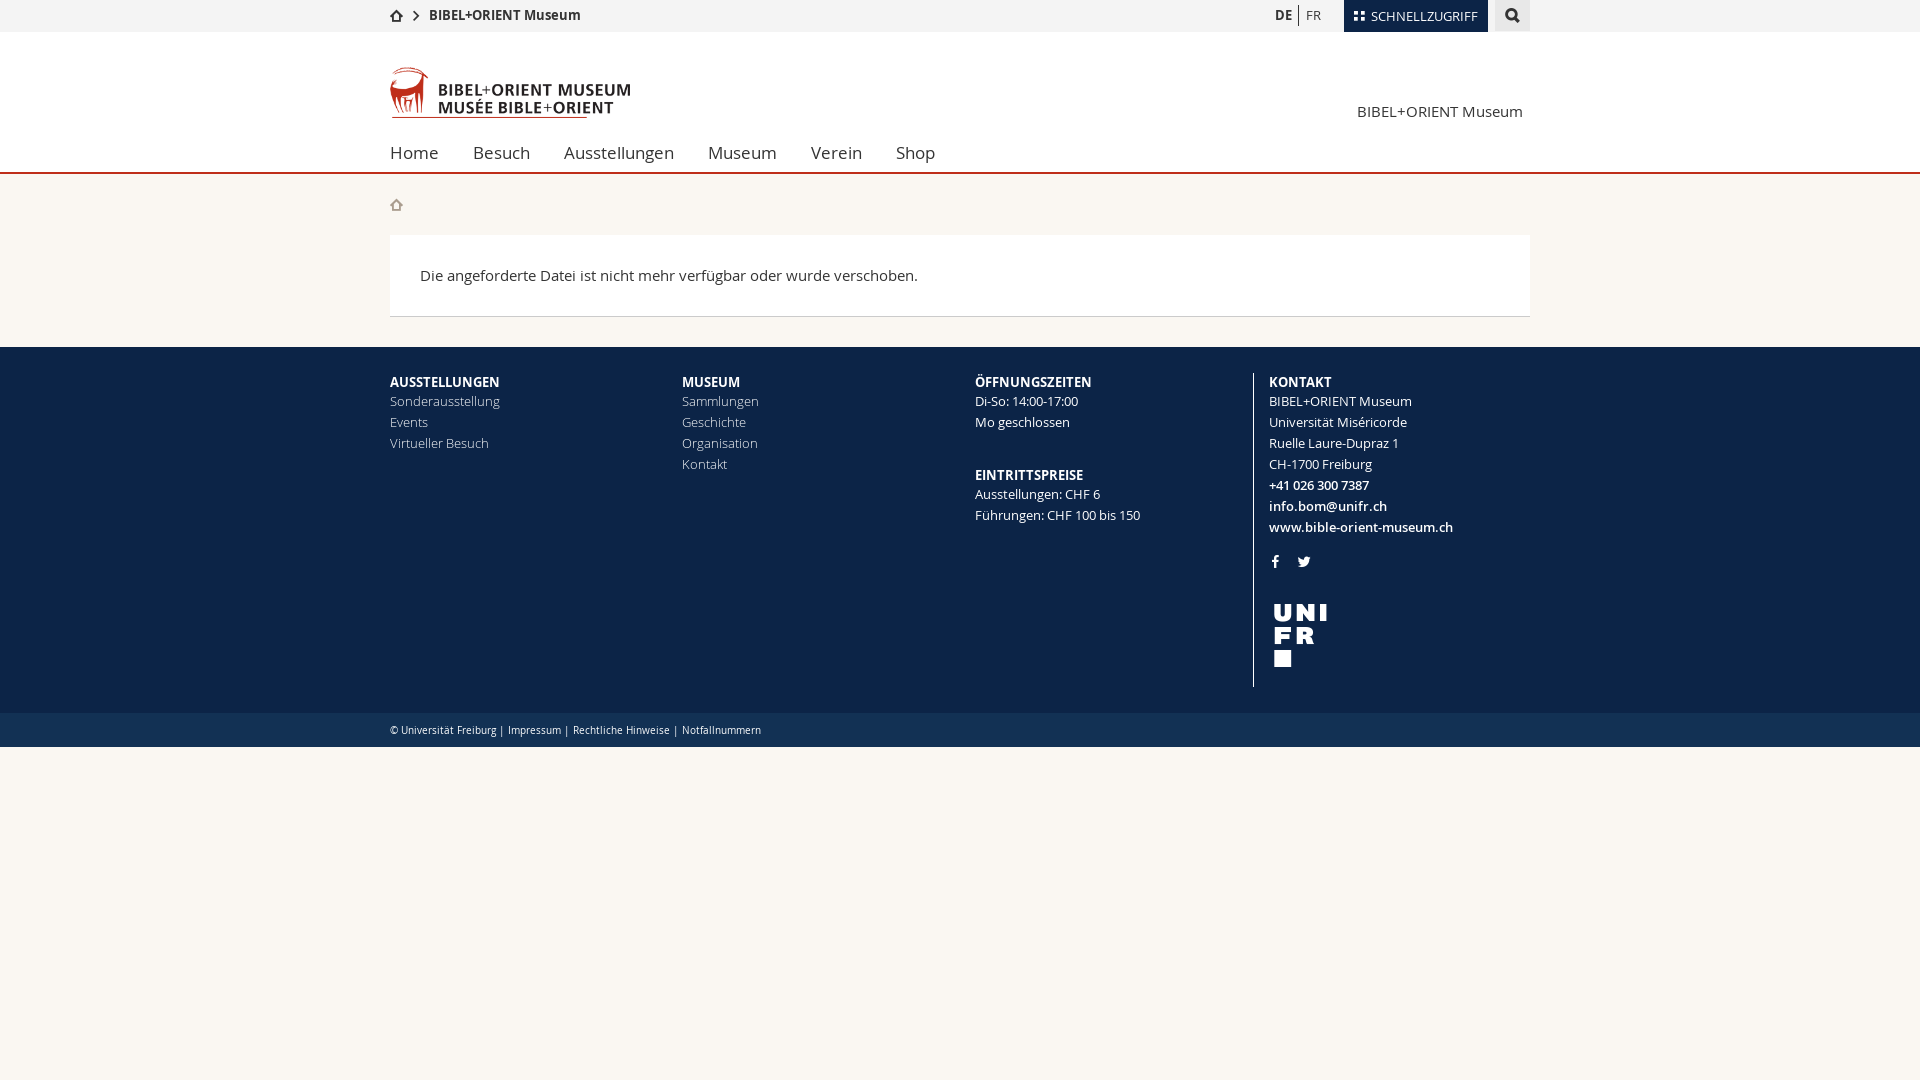 The width and height of the screenshot is (1920, 1080). I want to click on 'Home', so click(421, 152).